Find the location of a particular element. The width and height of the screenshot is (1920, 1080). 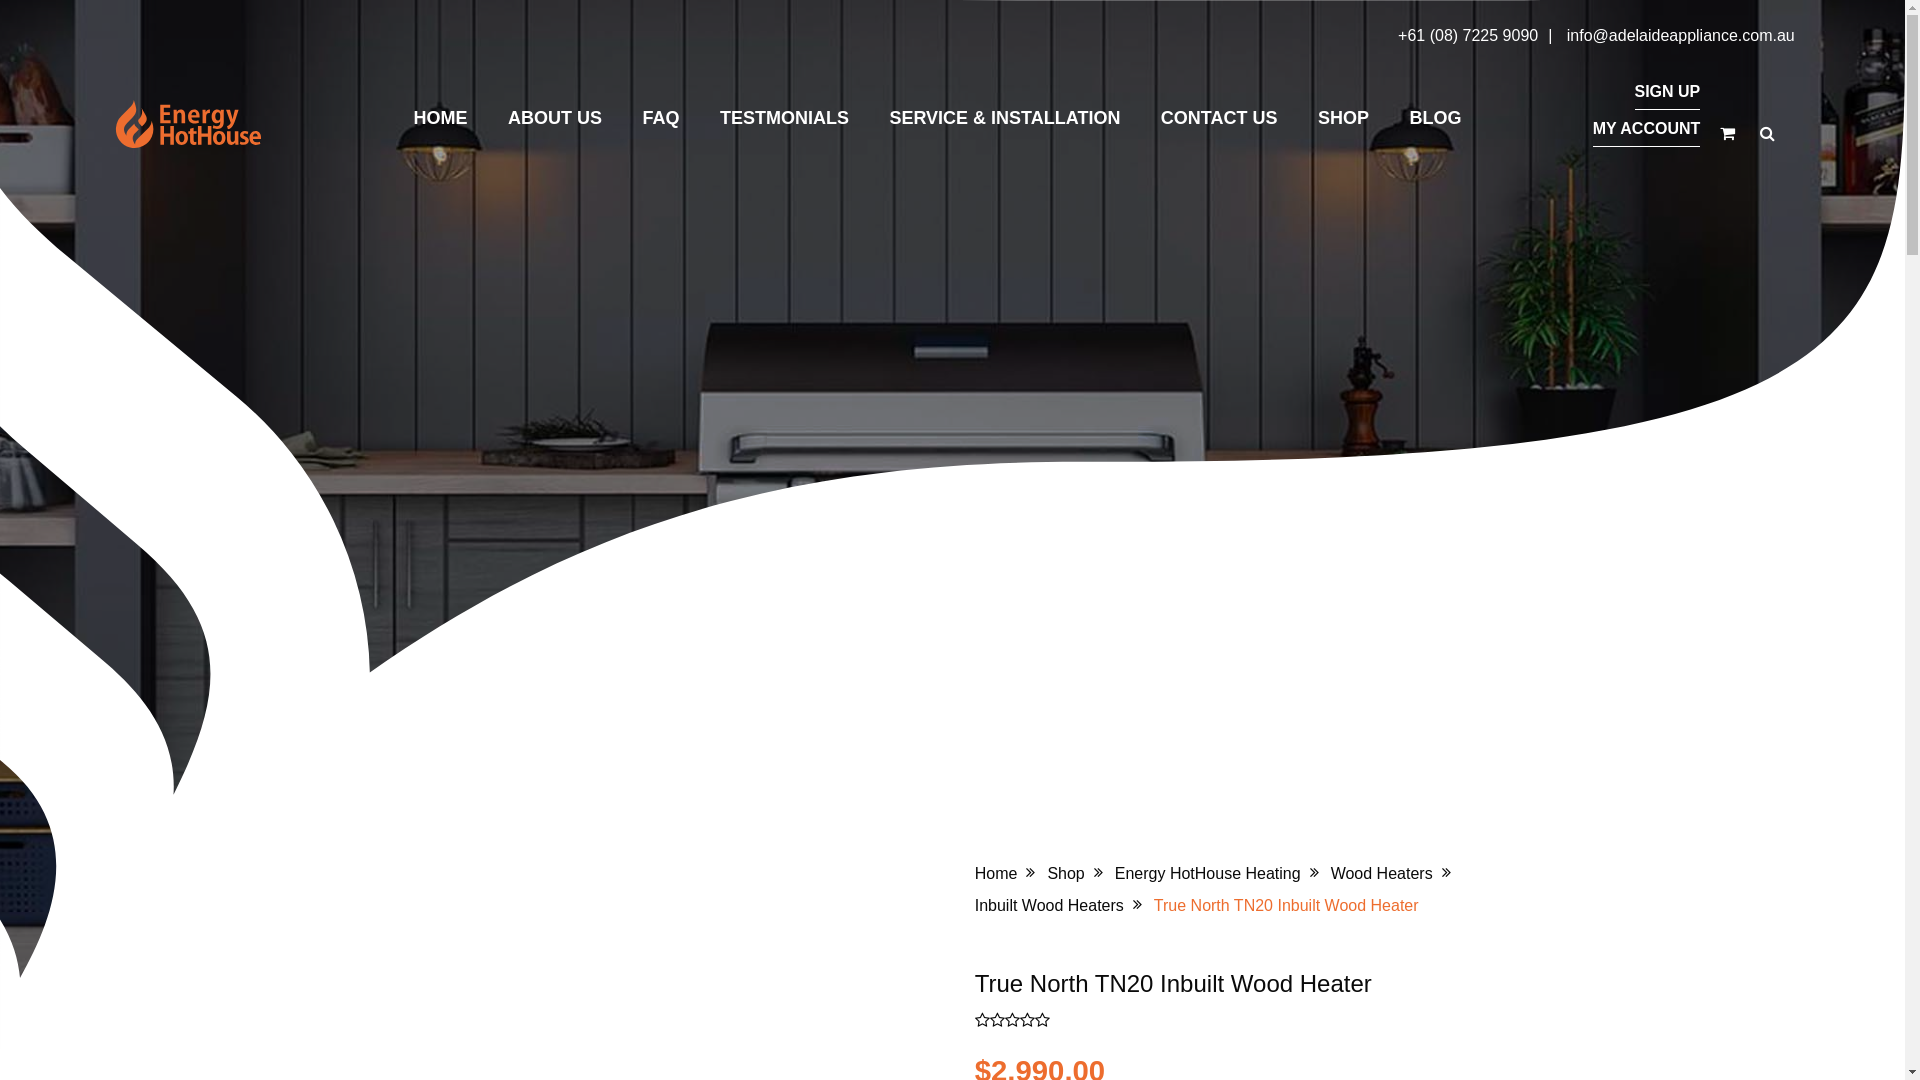

'SIGN UP' is located at coordinates (1633, 92).